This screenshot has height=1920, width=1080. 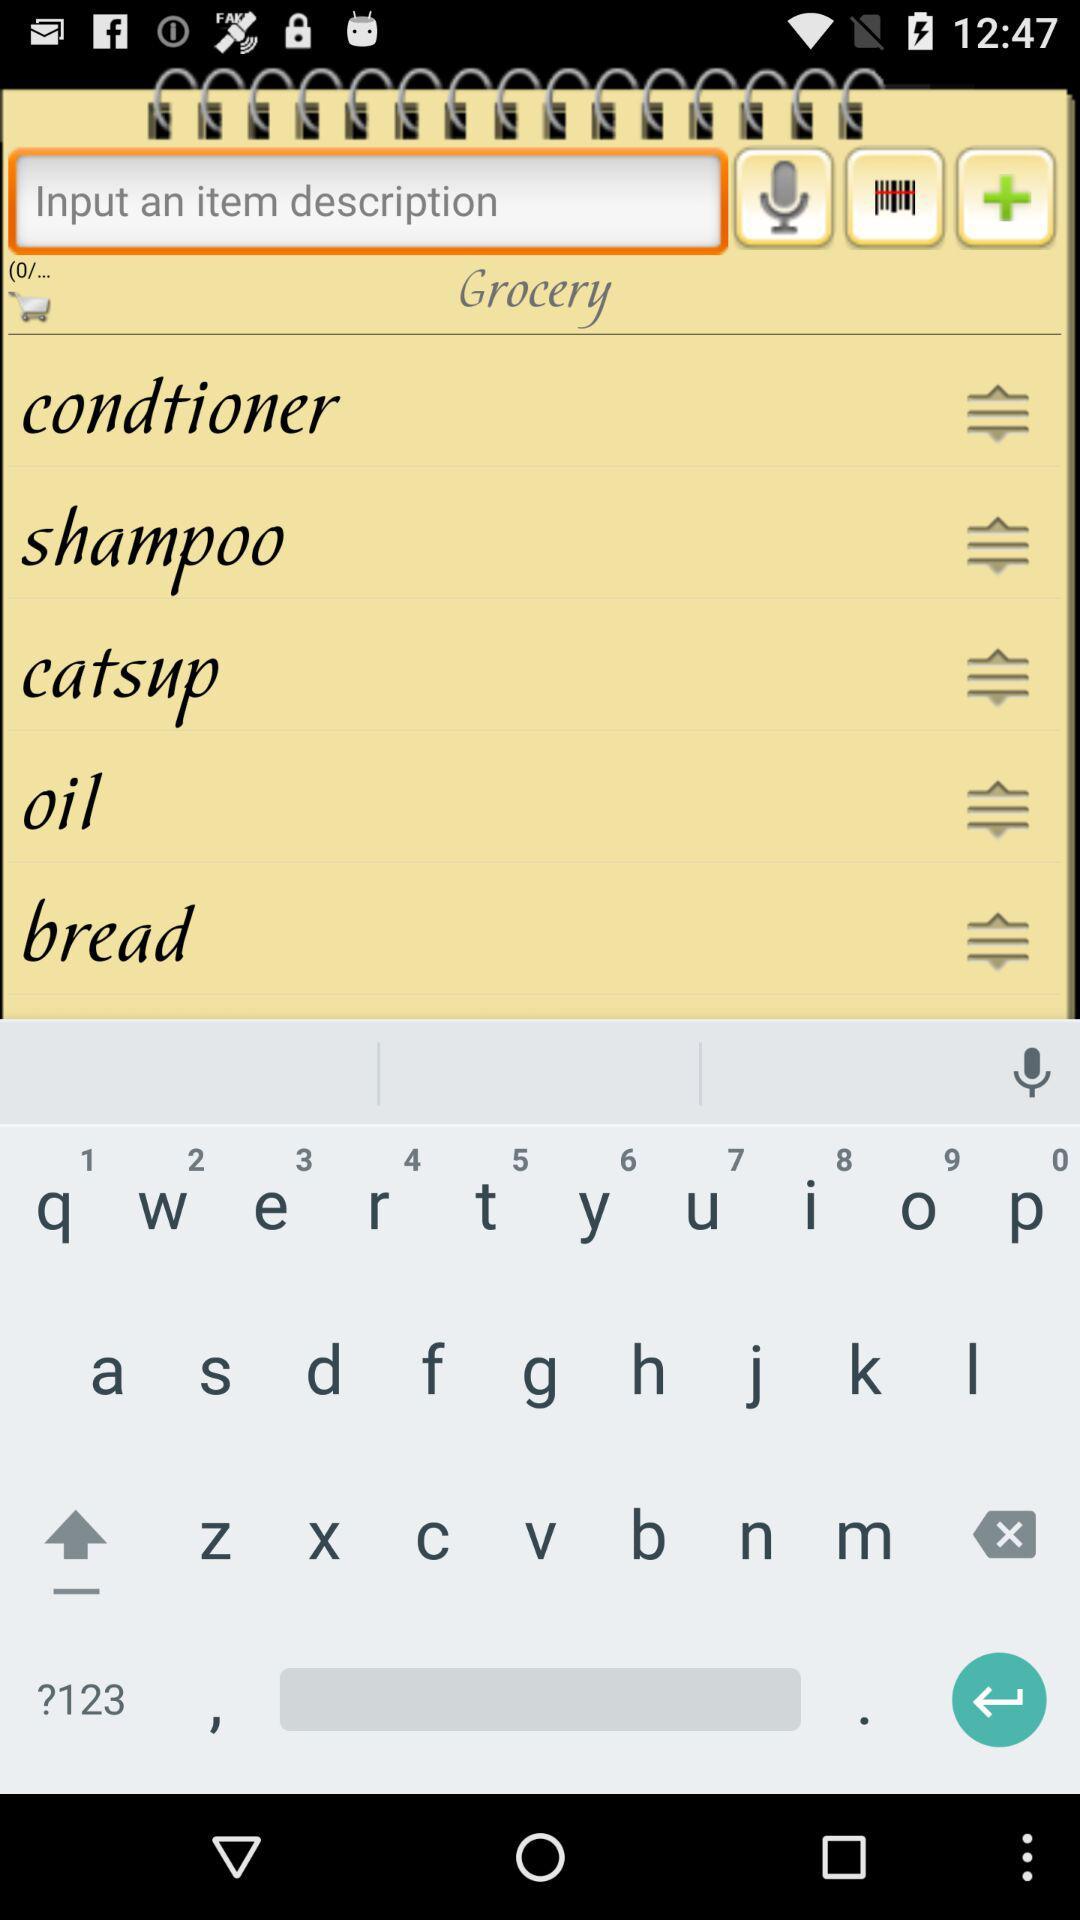 What do you see at coordinates (1005, 211) in the screenshot?
I see `the add icon` at bounding box center [1005, 211].